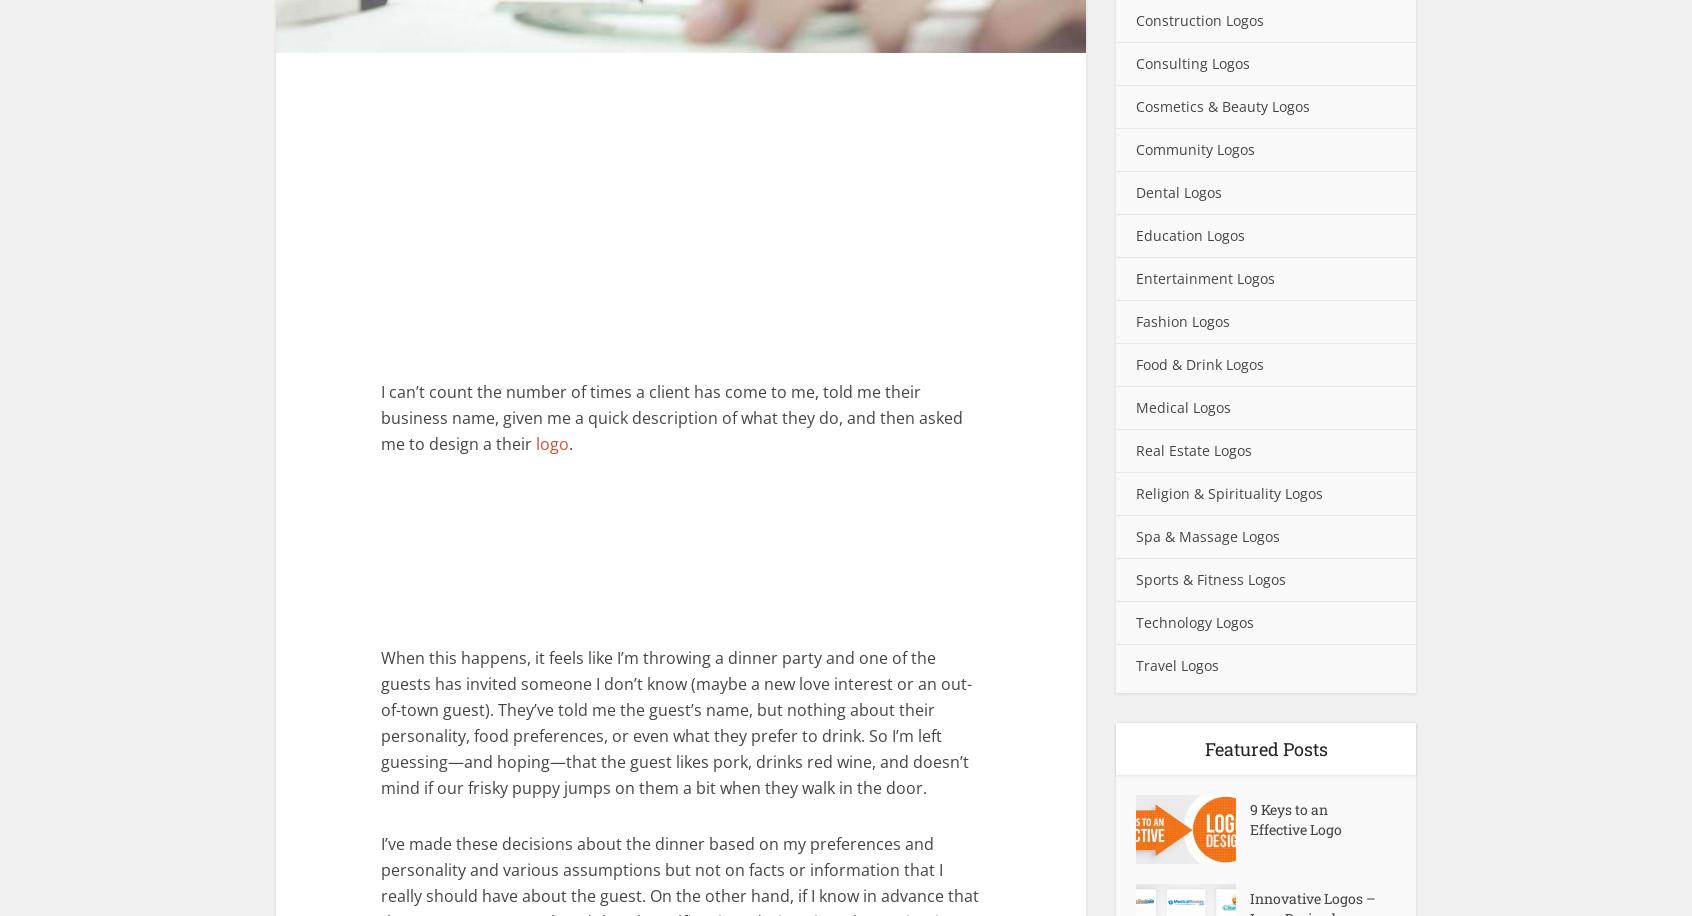 Image resolution: width=1692 pixels, height=916 pixels. Describe the element at coordinates (1210, 579) in the screenshot. I see `'Sports & Fitness Logos'` at that location.